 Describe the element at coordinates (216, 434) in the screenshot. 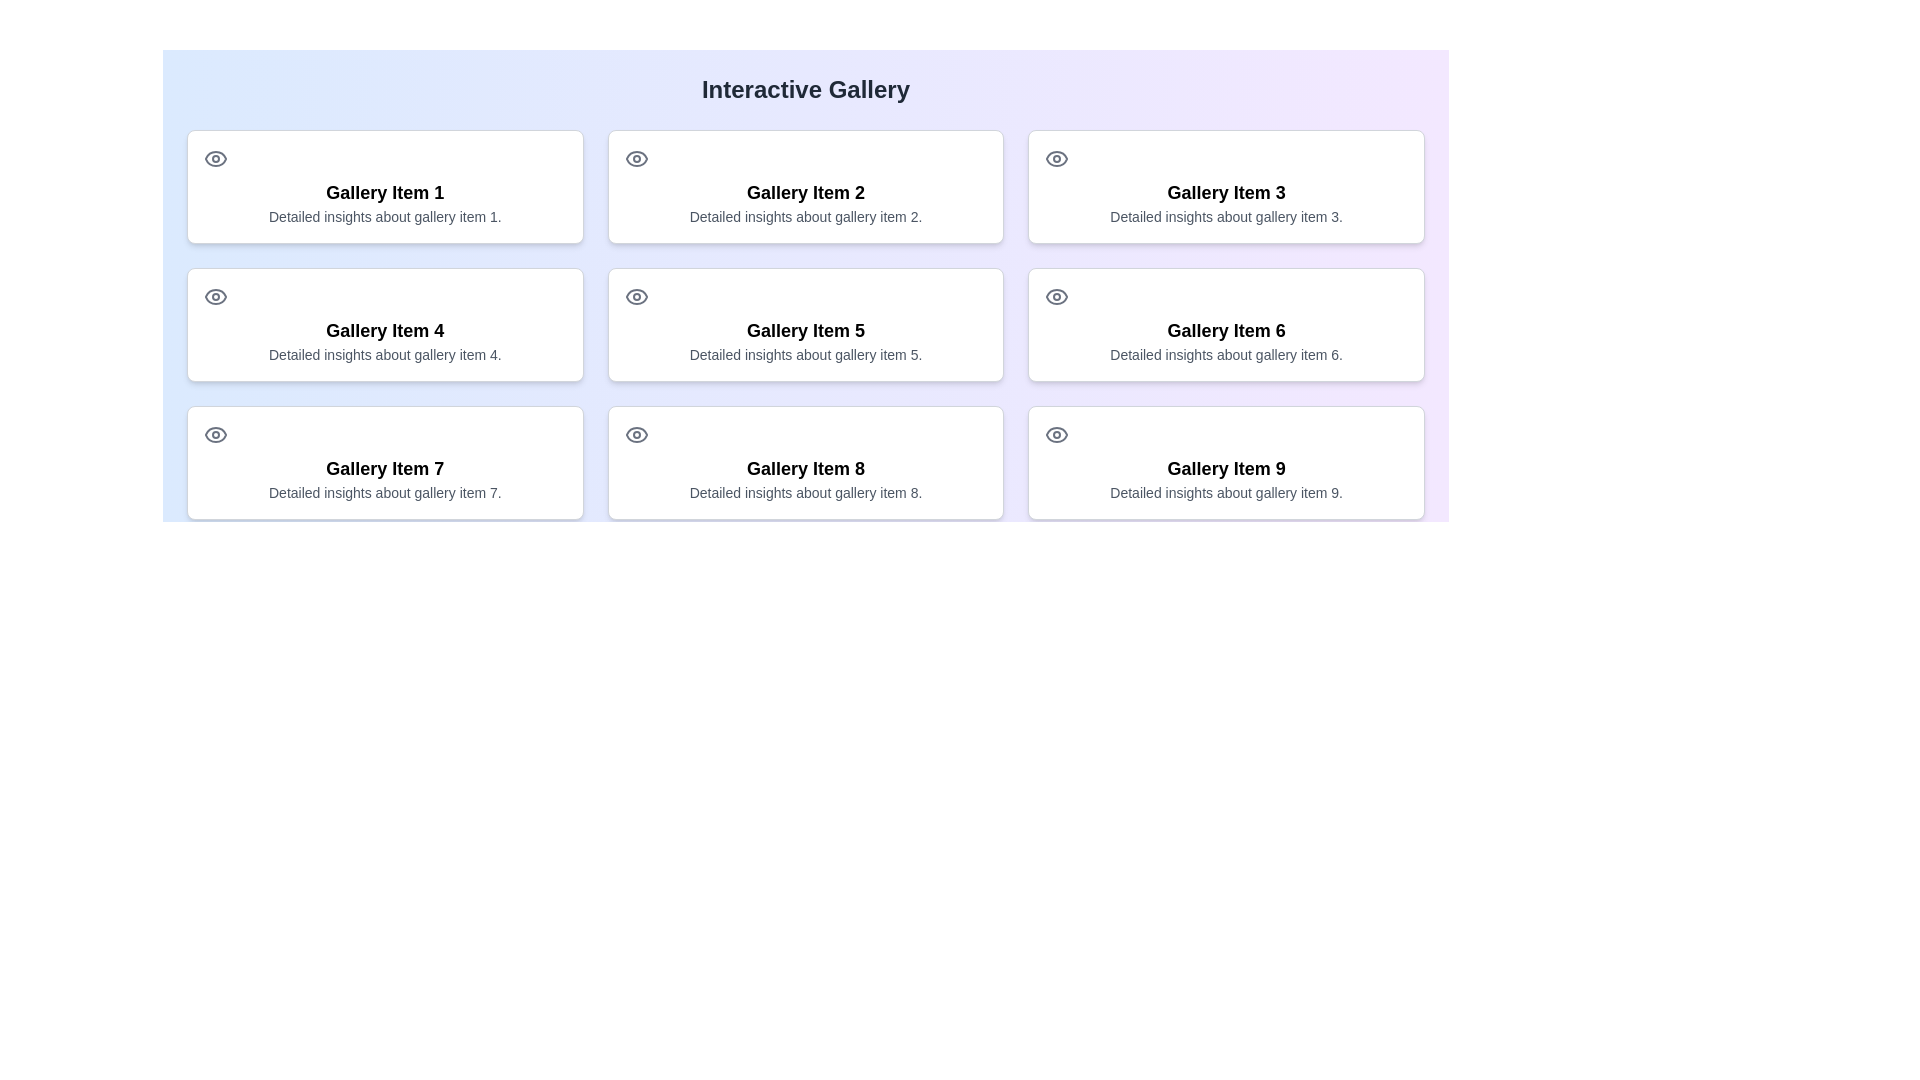

I see `the vector graphic representing visibility in the eye icon located in the third card of the leftmost column` at that location.